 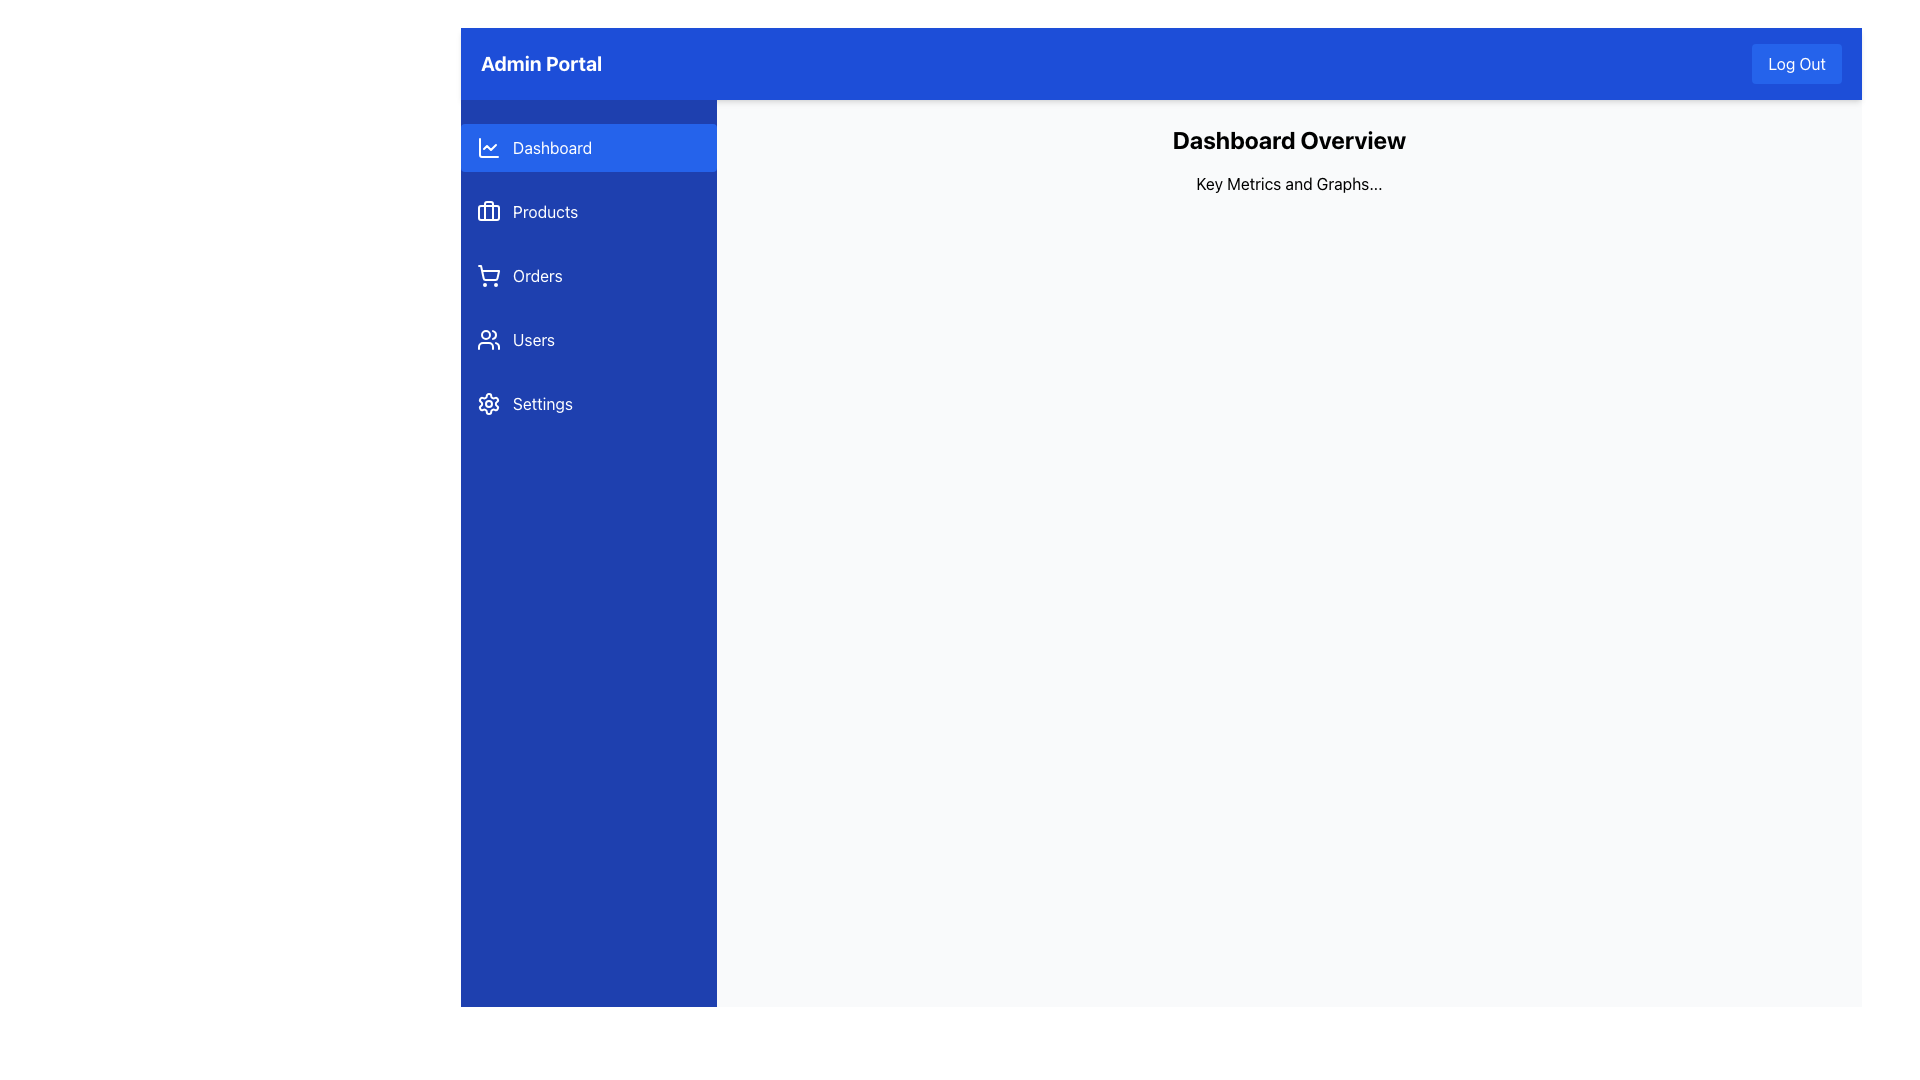 What do you see at coordinates (533, 338) in the screenshot?
I see `the 'Users' text label` at bounding box center [533, 338].